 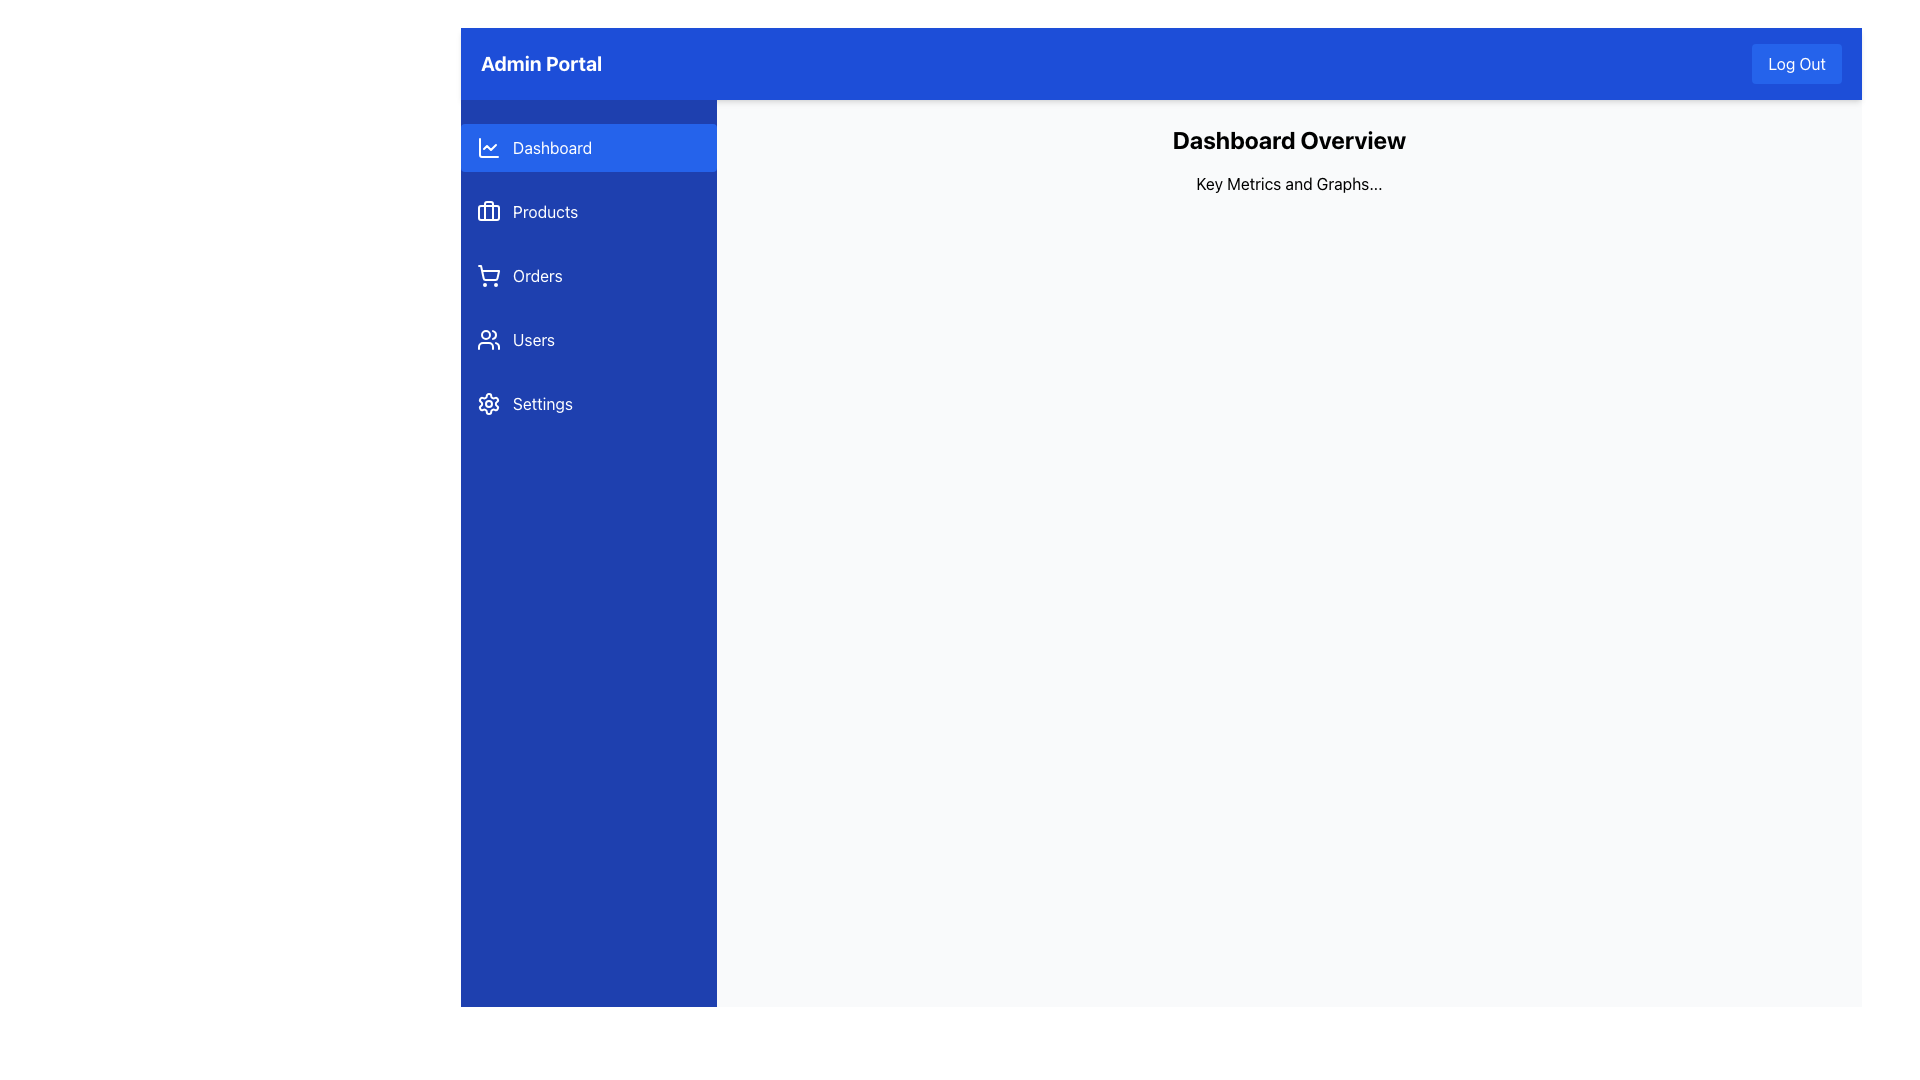 What do you see at coordinates (533, 338) in the screenshot?
I see `the 'Users' text label` at bounding box center [533, 338].